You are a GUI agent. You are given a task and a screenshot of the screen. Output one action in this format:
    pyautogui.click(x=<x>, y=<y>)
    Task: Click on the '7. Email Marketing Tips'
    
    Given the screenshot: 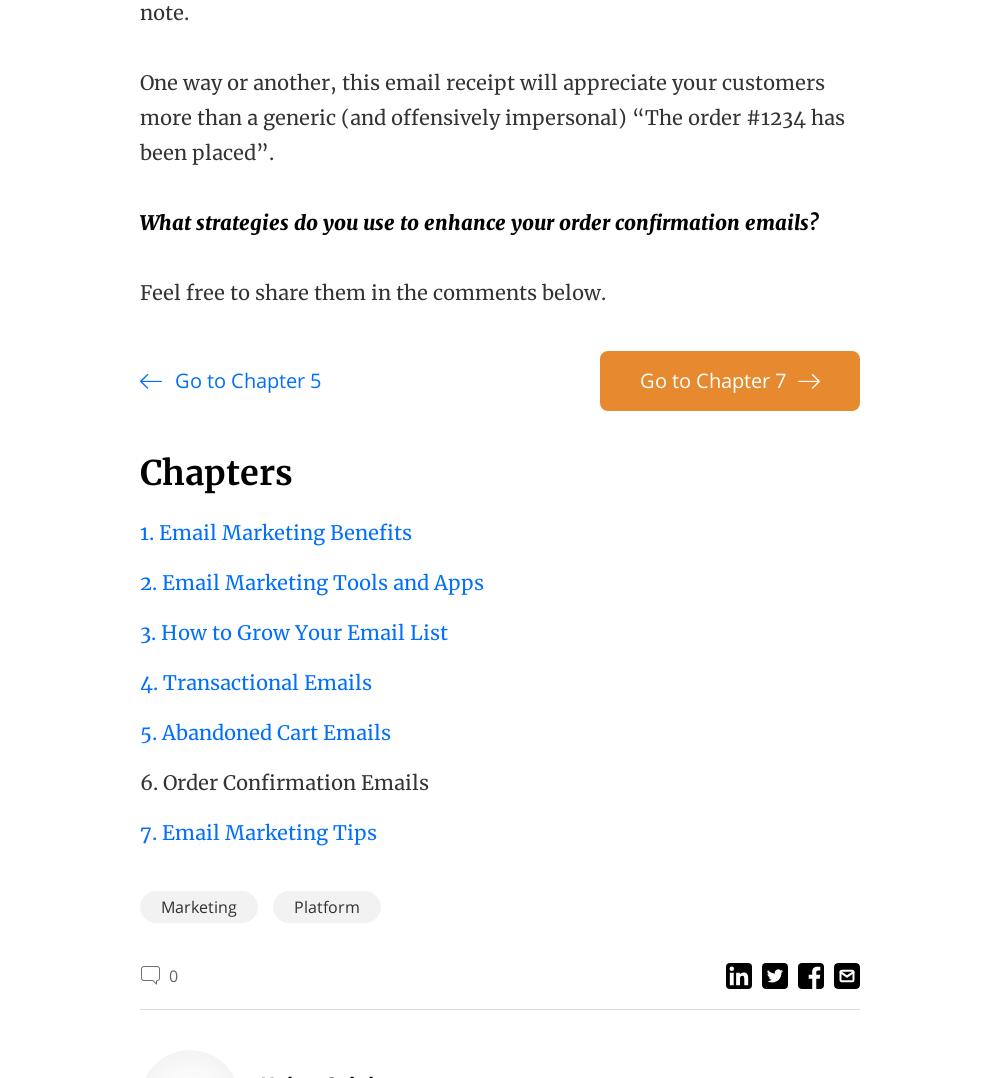 What is the action you would take?
    pyautogui.click(x=258, y=832)
    